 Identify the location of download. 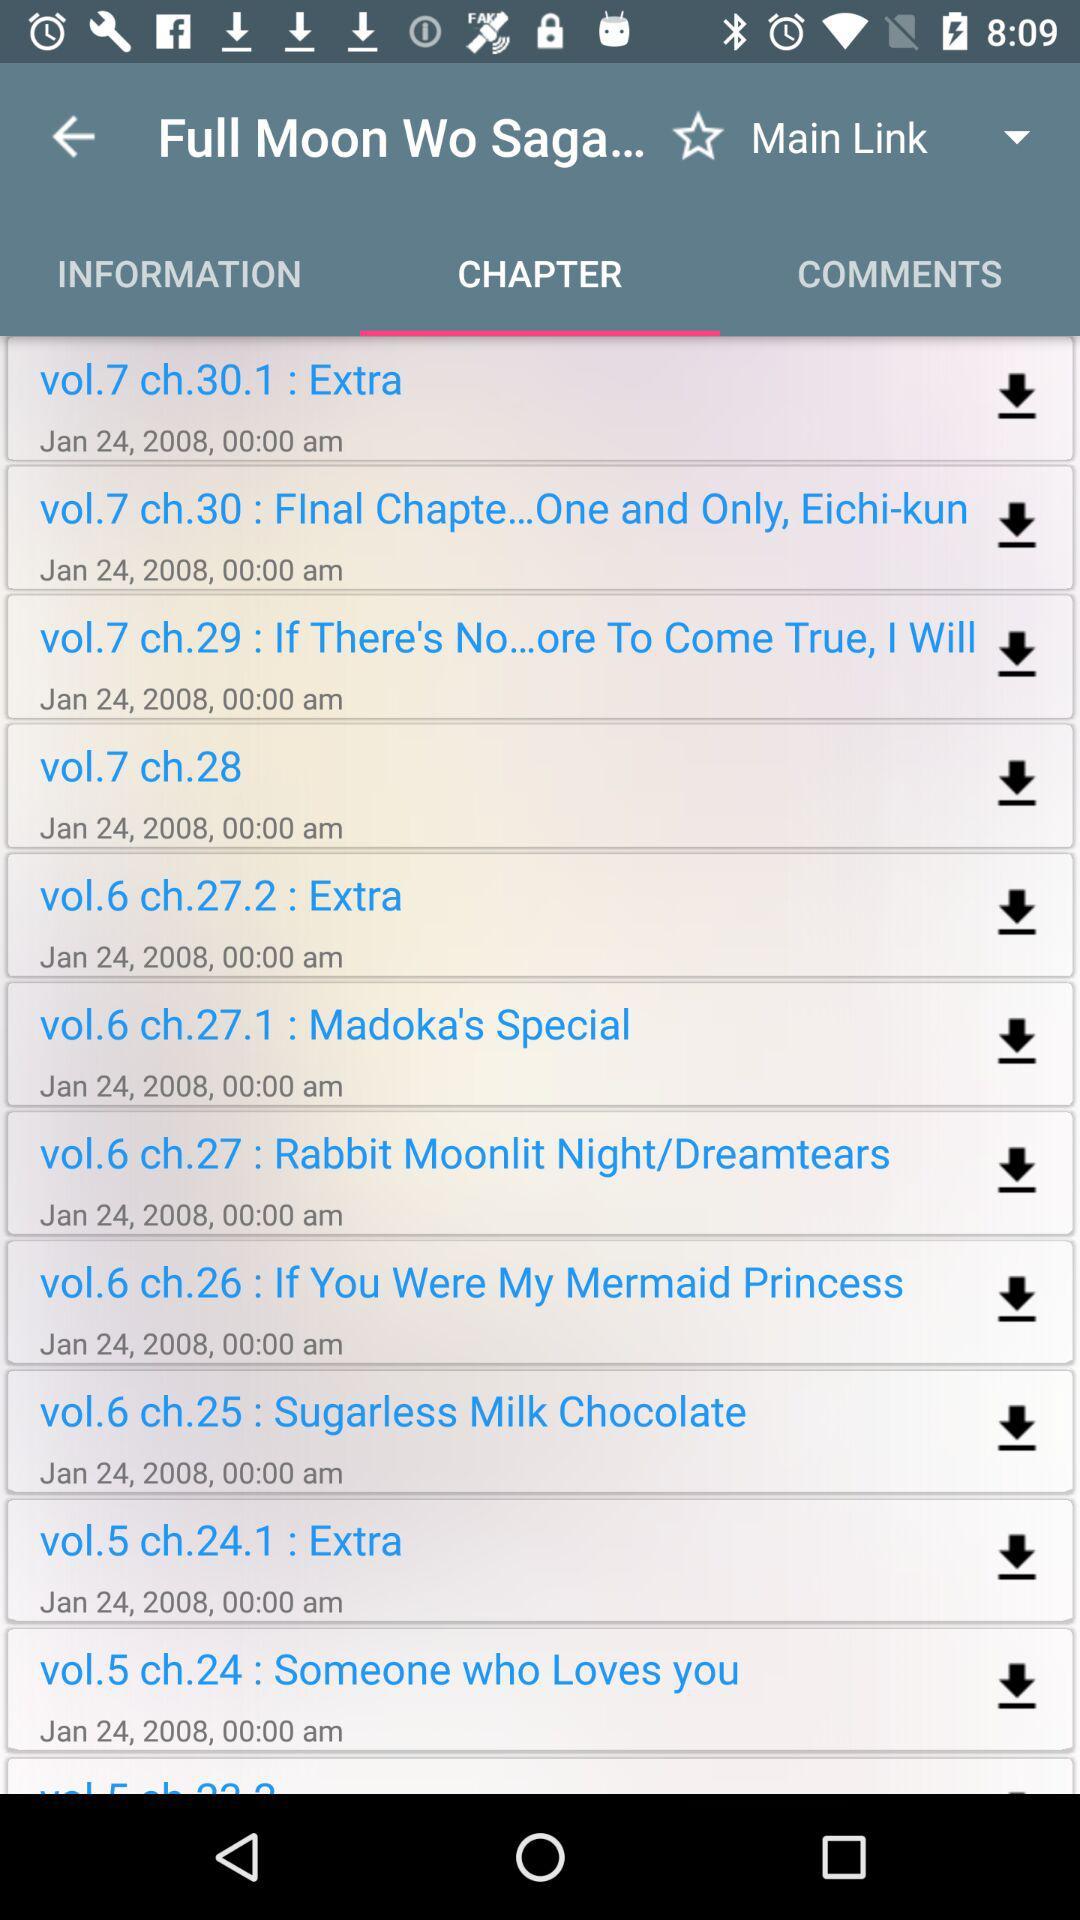
(1017, 526).